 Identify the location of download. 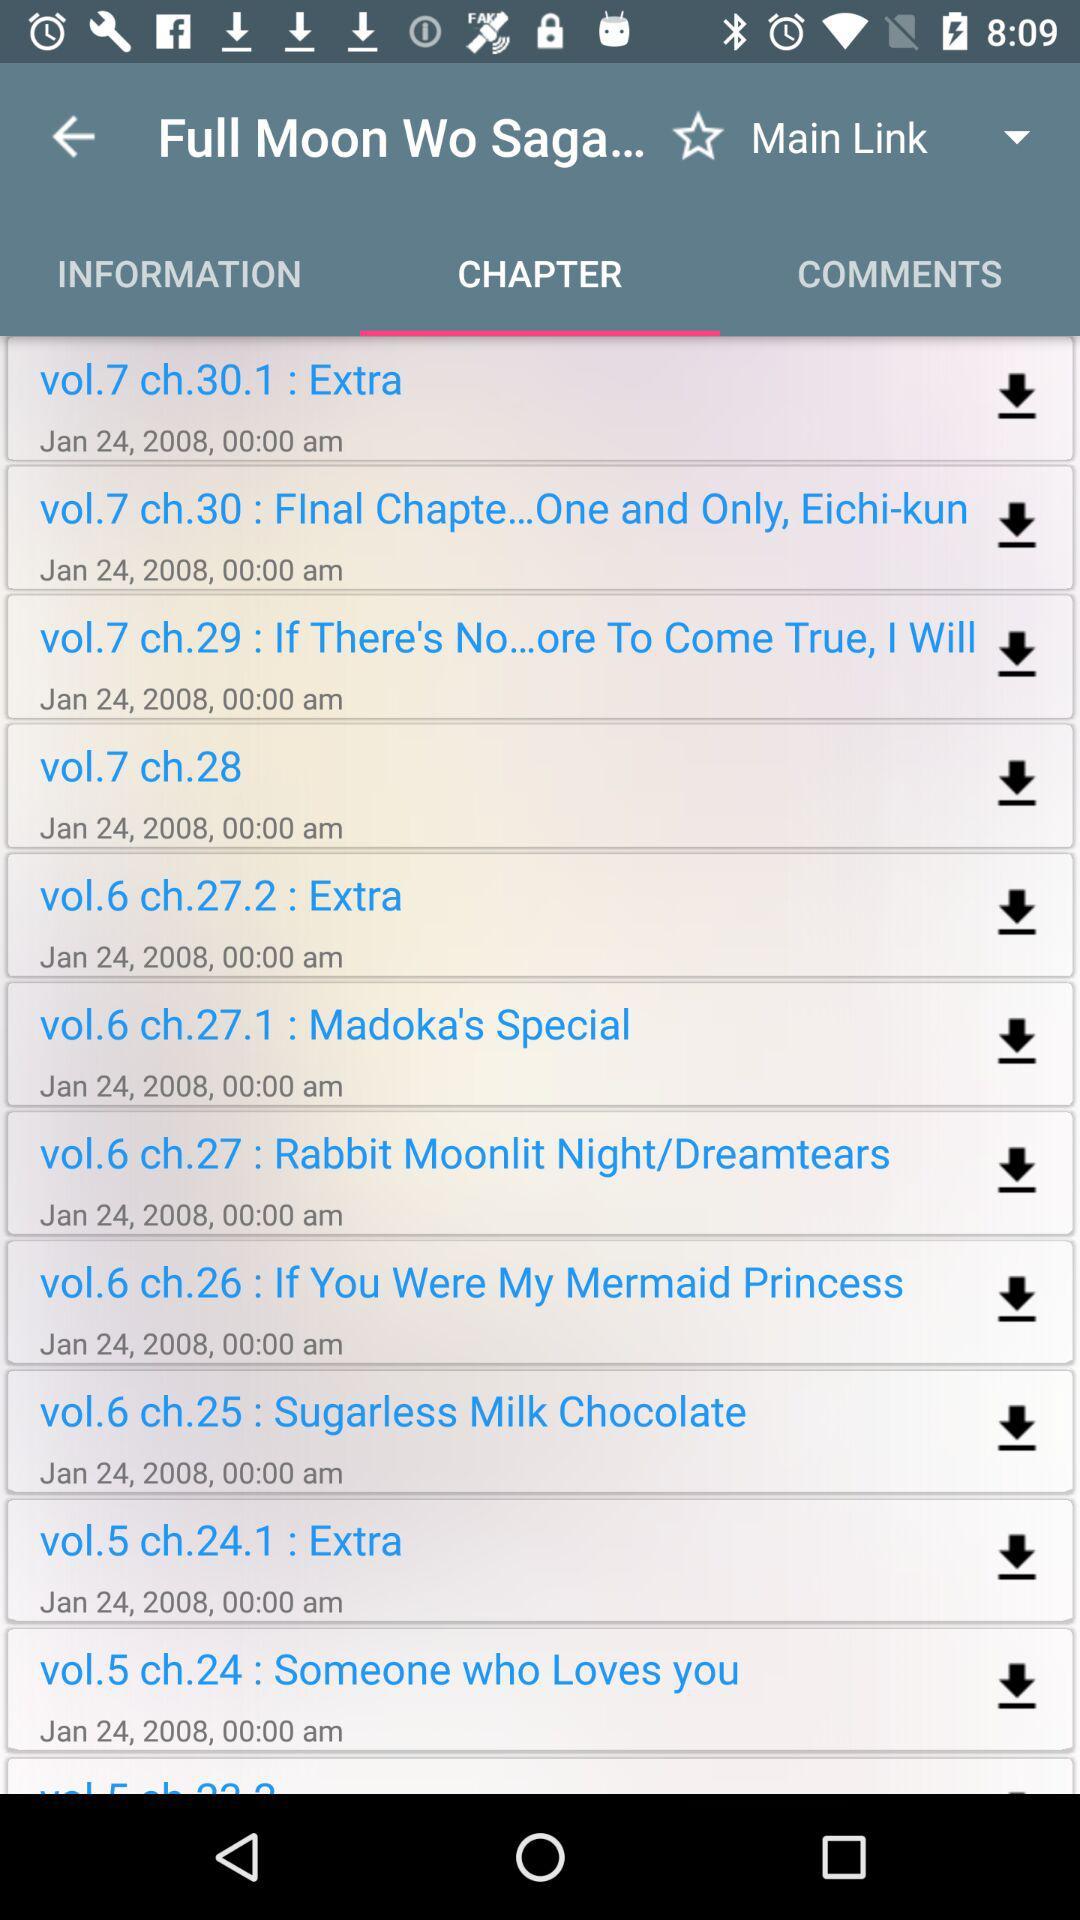
(1017, 526).